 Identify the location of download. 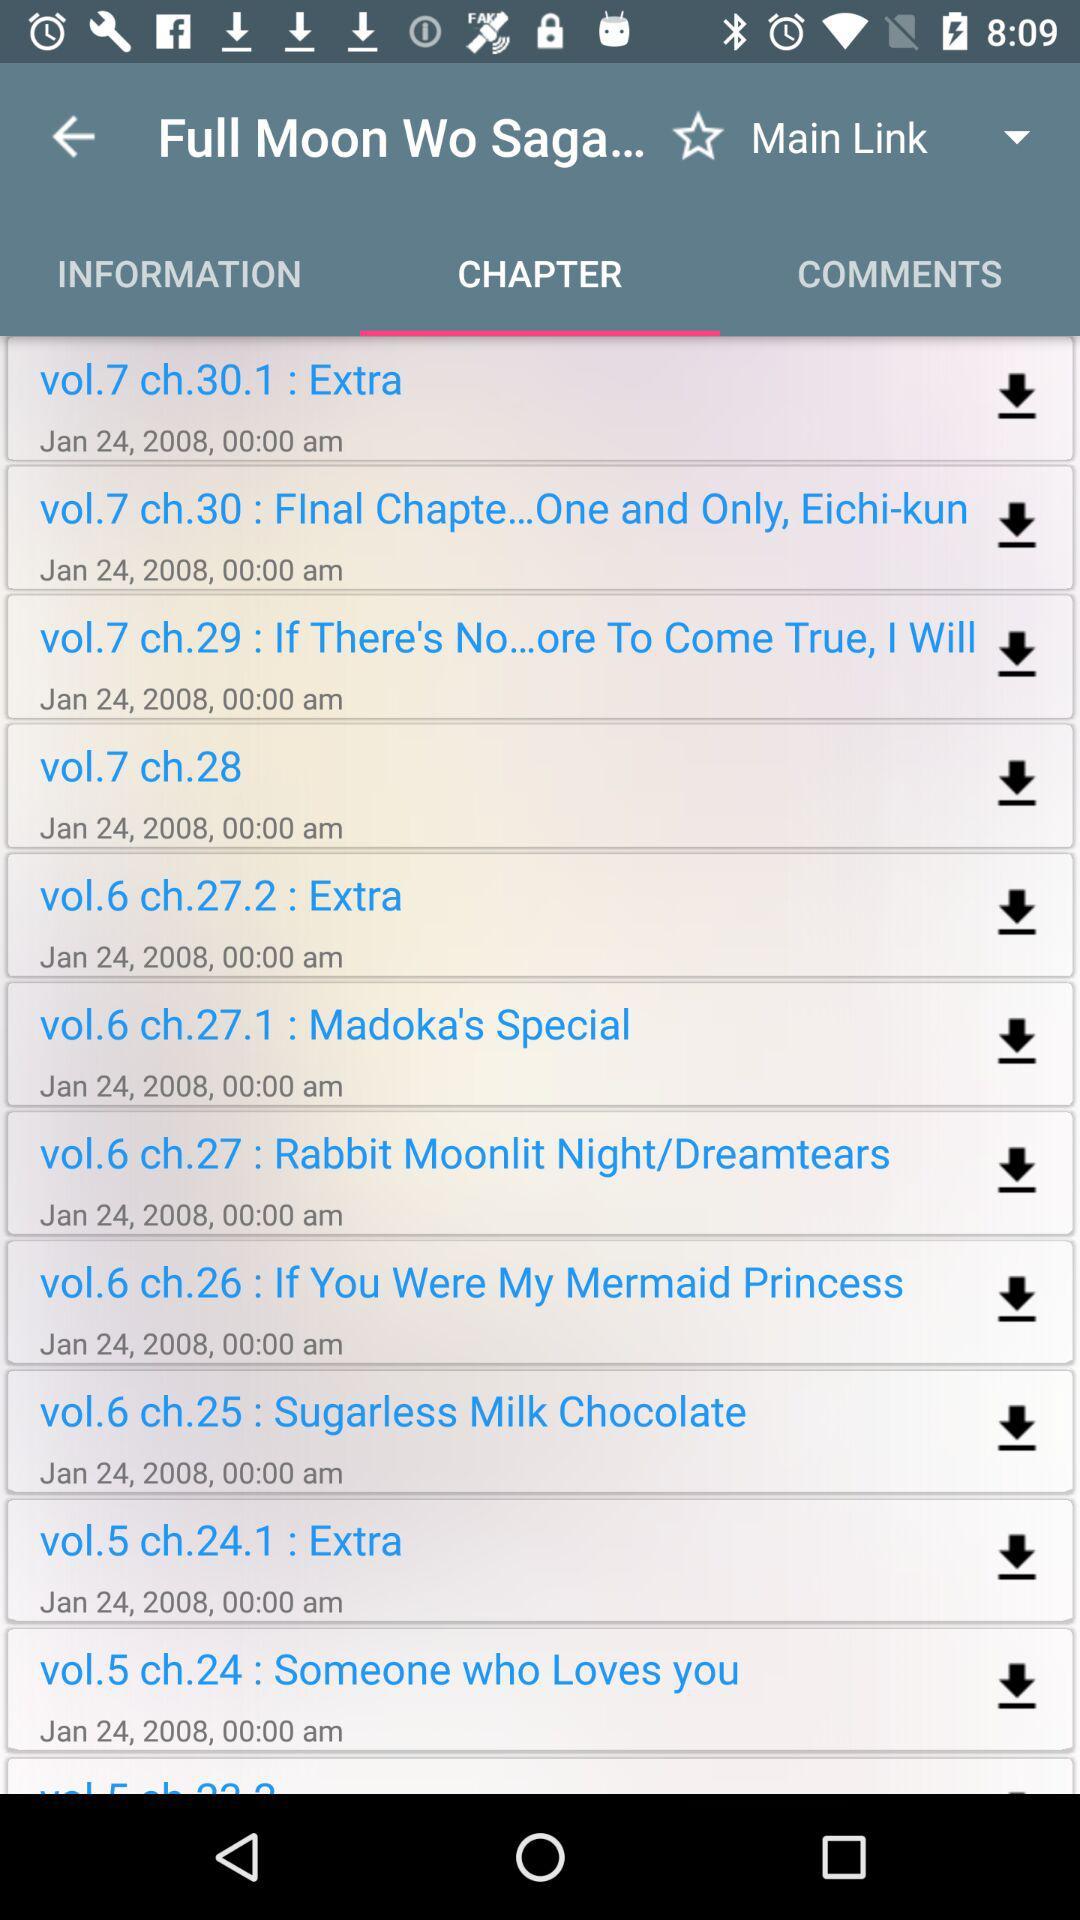
(1017, 526).